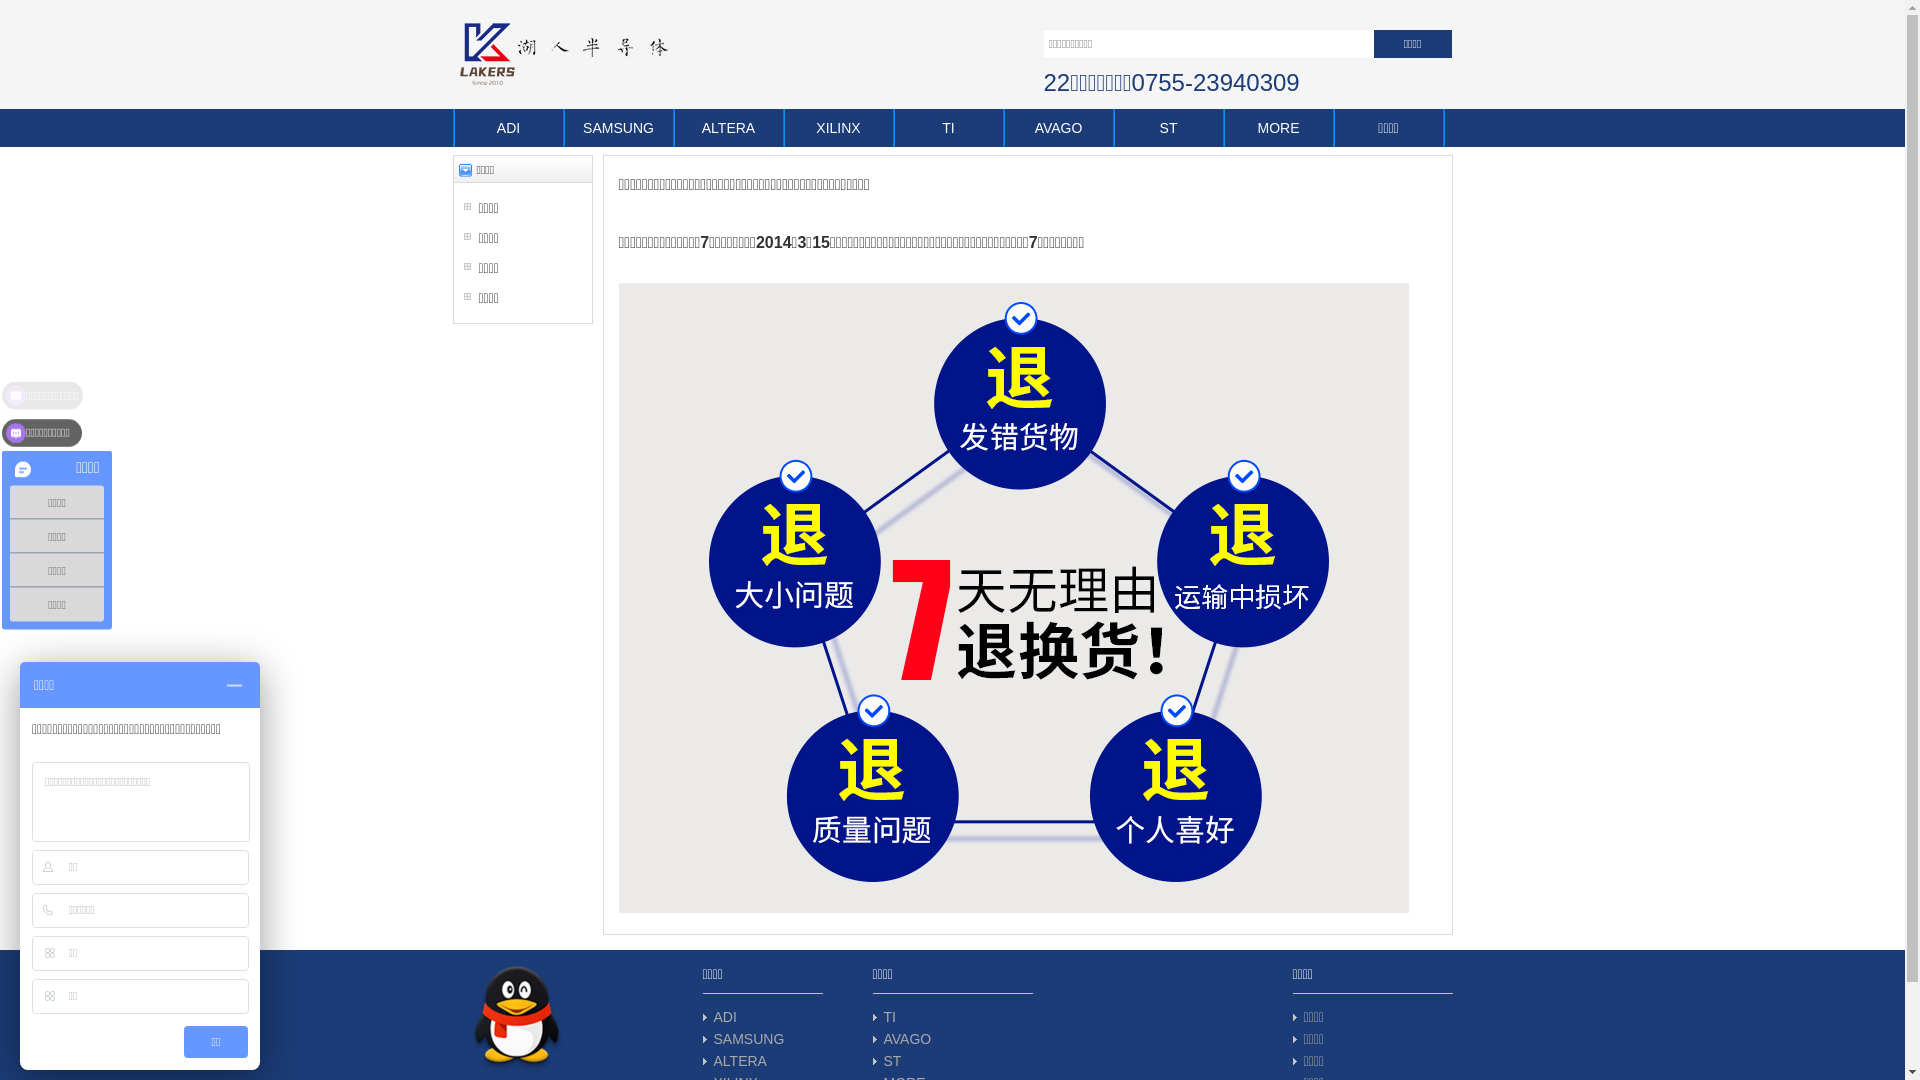 Image resolution: width=1920 pixels, height=1080 pixels. Describe the element at coordinates (948, 127) in the screenshot. I see `'TI'` at that location.